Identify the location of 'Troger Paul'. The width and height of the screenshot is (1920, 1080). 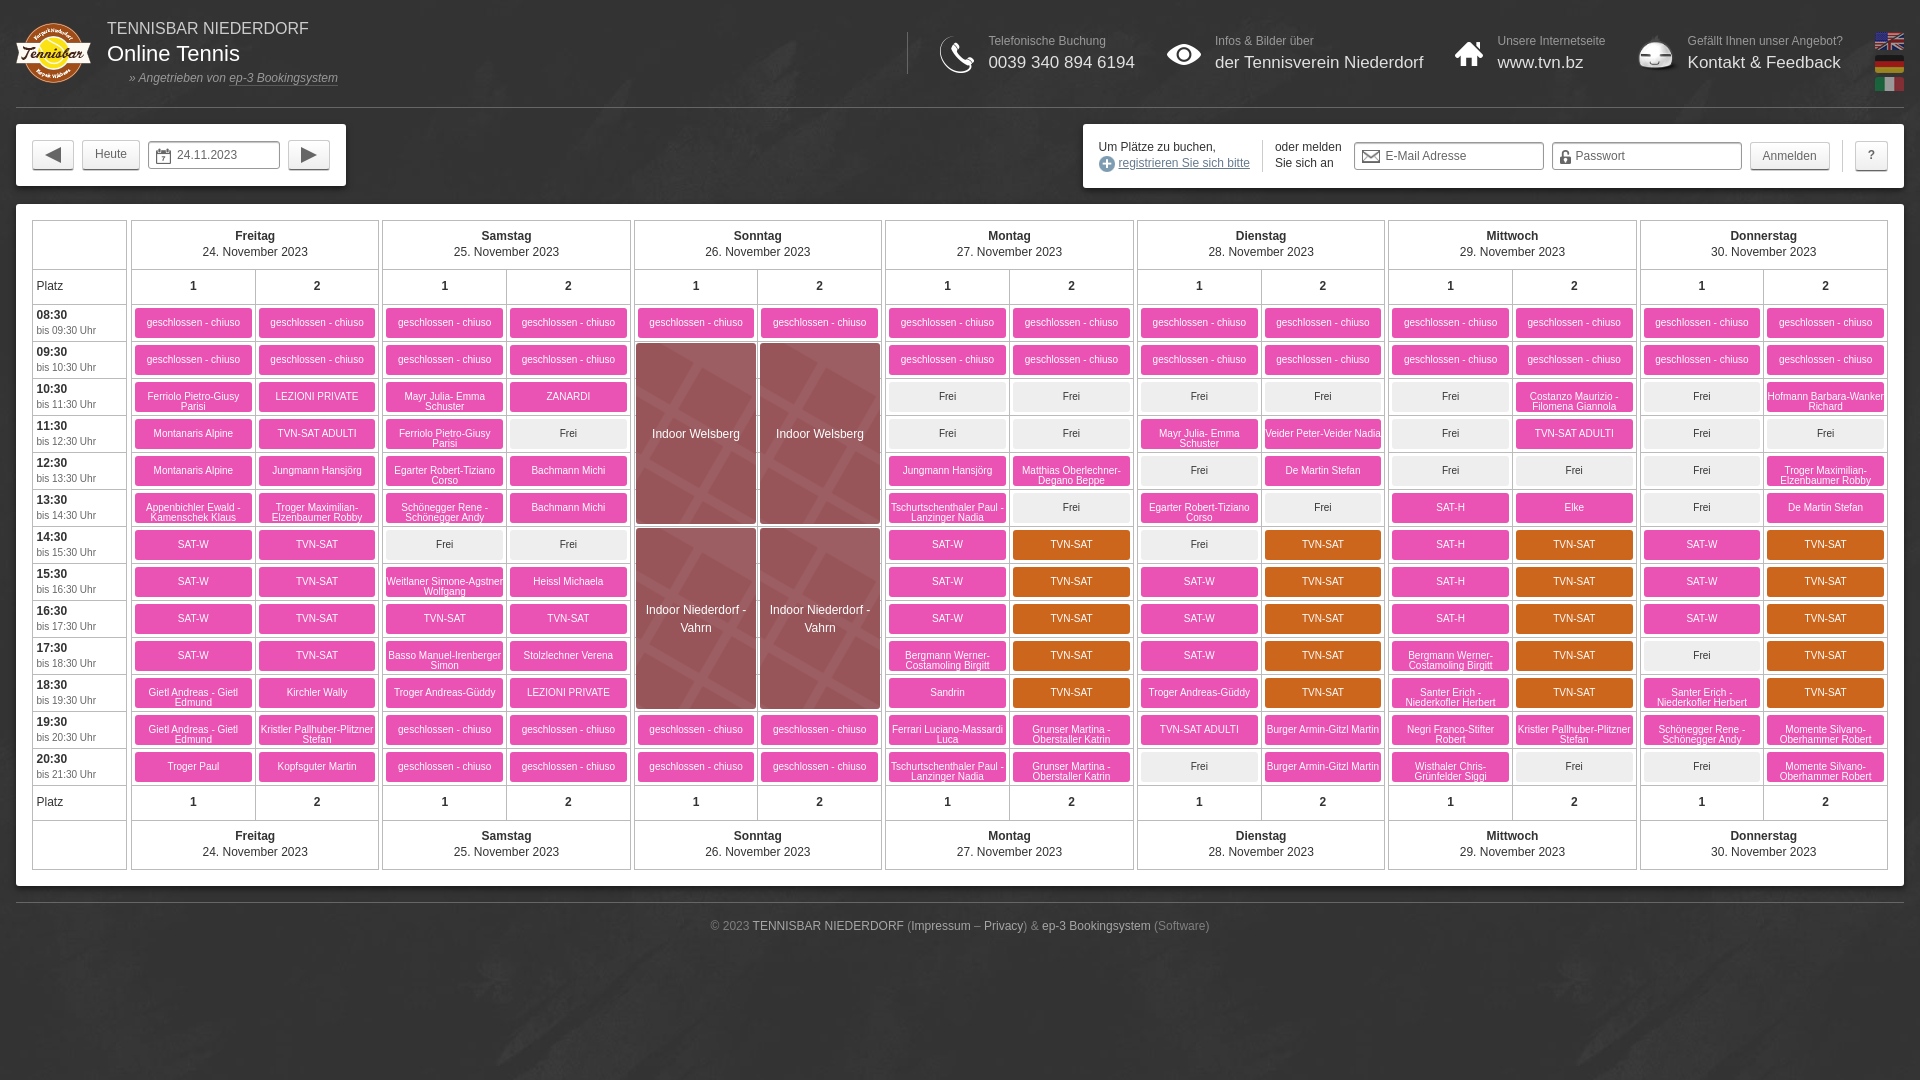
(133, 766).